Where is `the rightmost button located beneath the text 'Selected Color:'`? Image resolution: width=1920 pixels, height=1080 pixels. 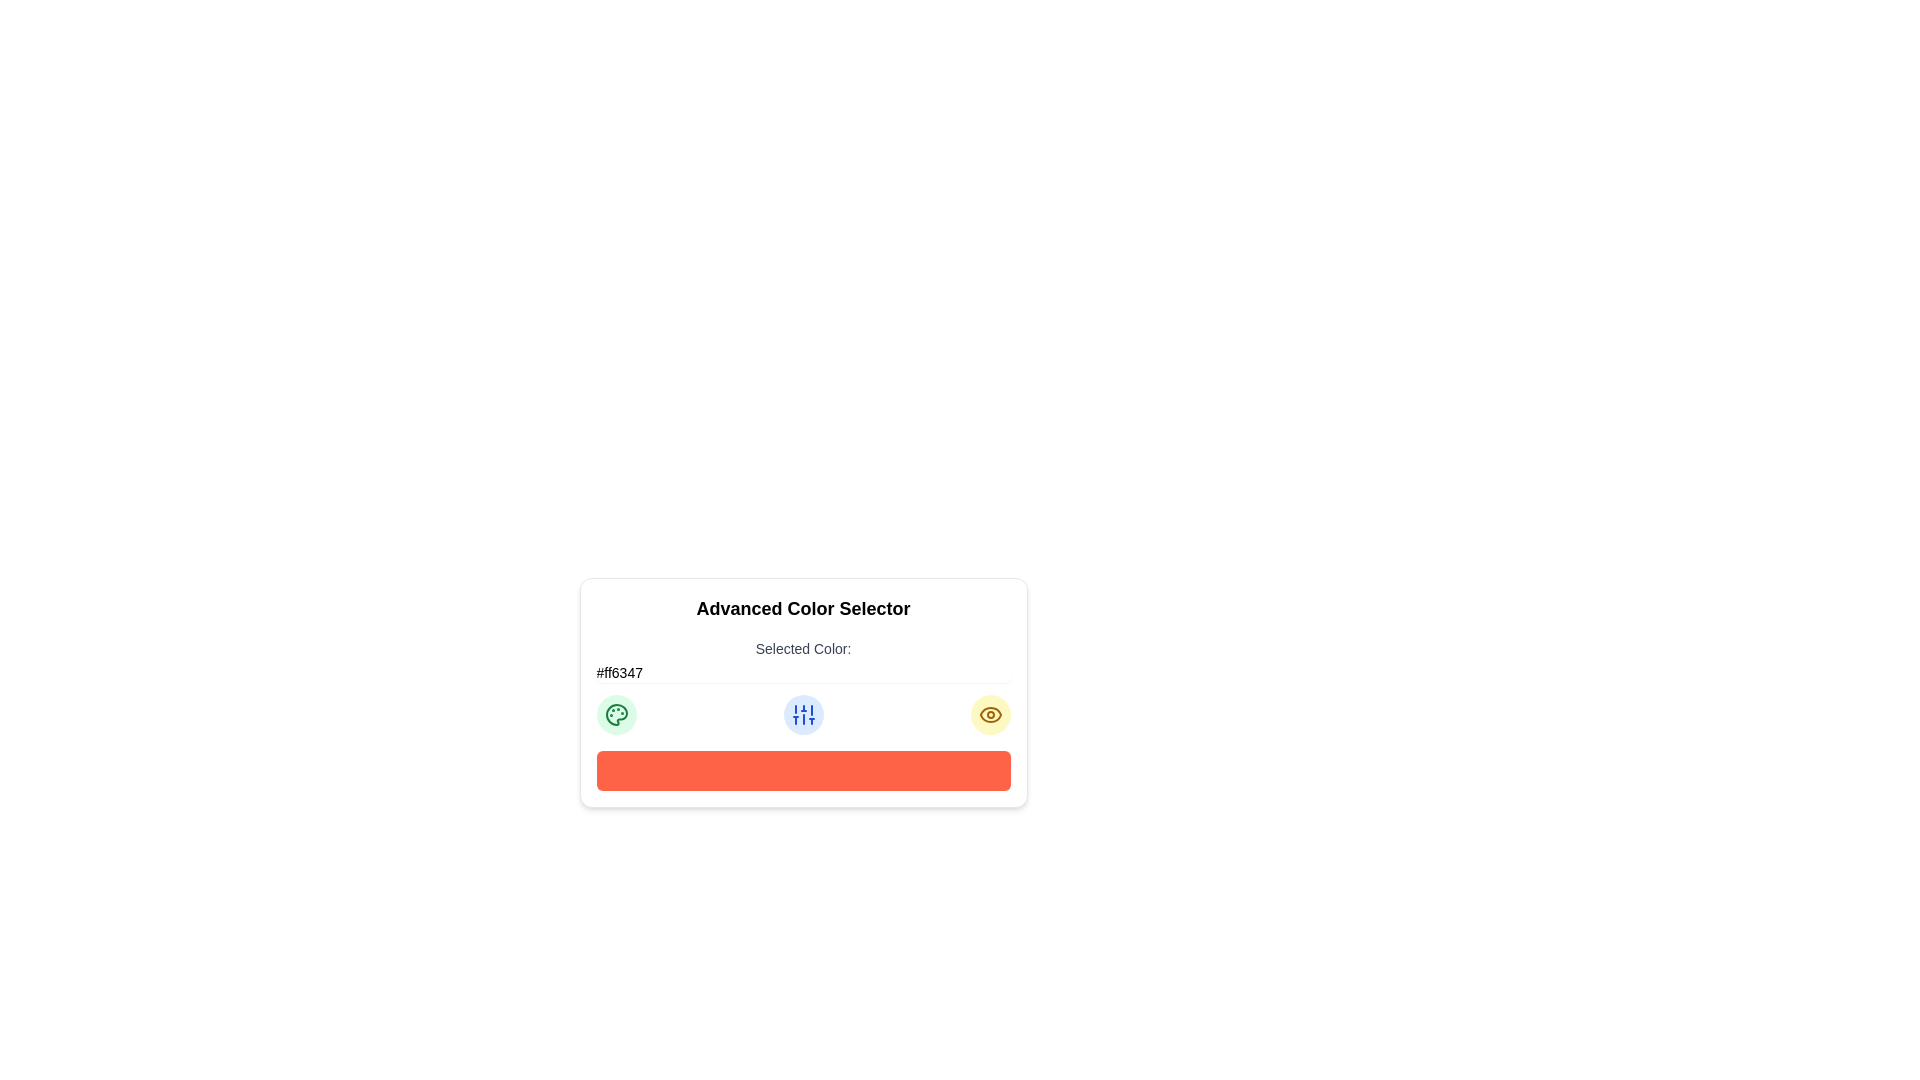 the rightmost button located beneath the text 'Selected Color:' is located at coordinates (990, 713).